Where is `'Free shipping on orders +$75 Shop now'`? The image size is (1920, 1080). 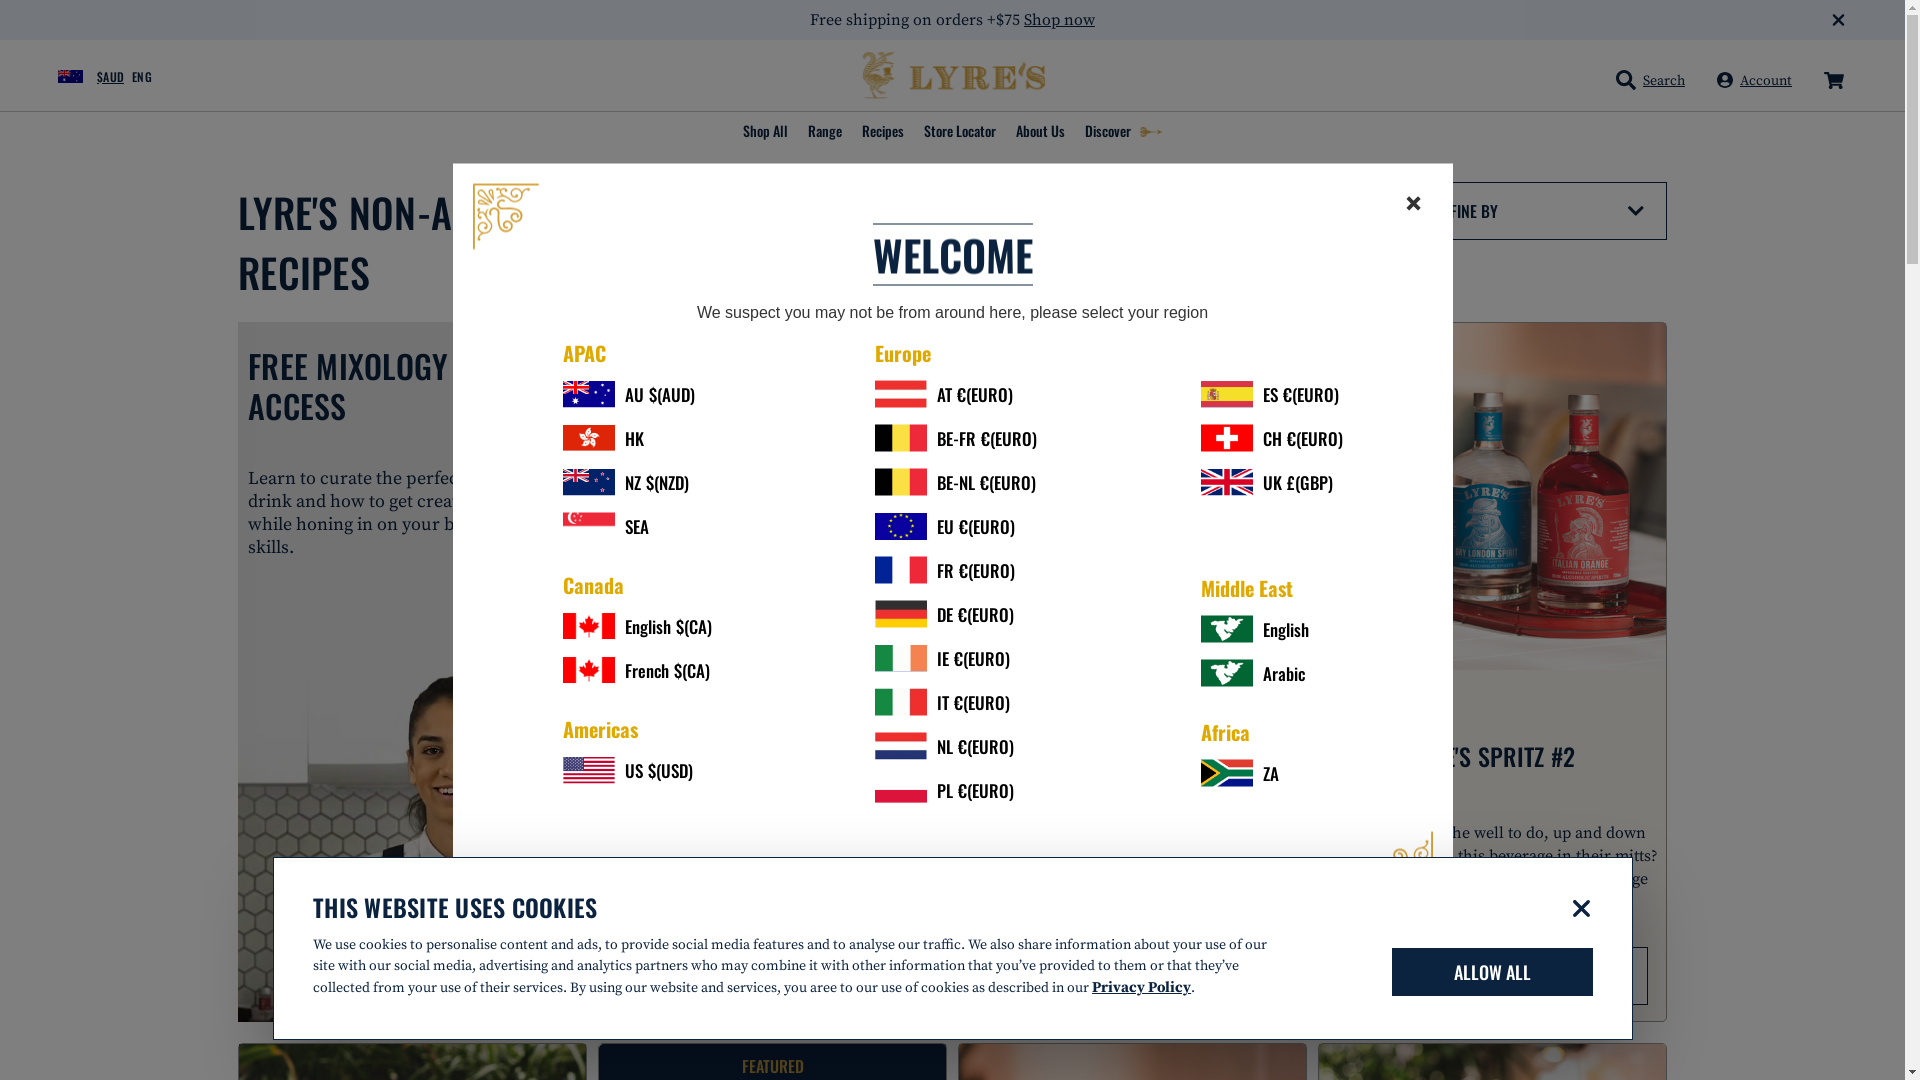
'Free shipping on orders +$75 Shop now' is located at coordinates (951, 19).